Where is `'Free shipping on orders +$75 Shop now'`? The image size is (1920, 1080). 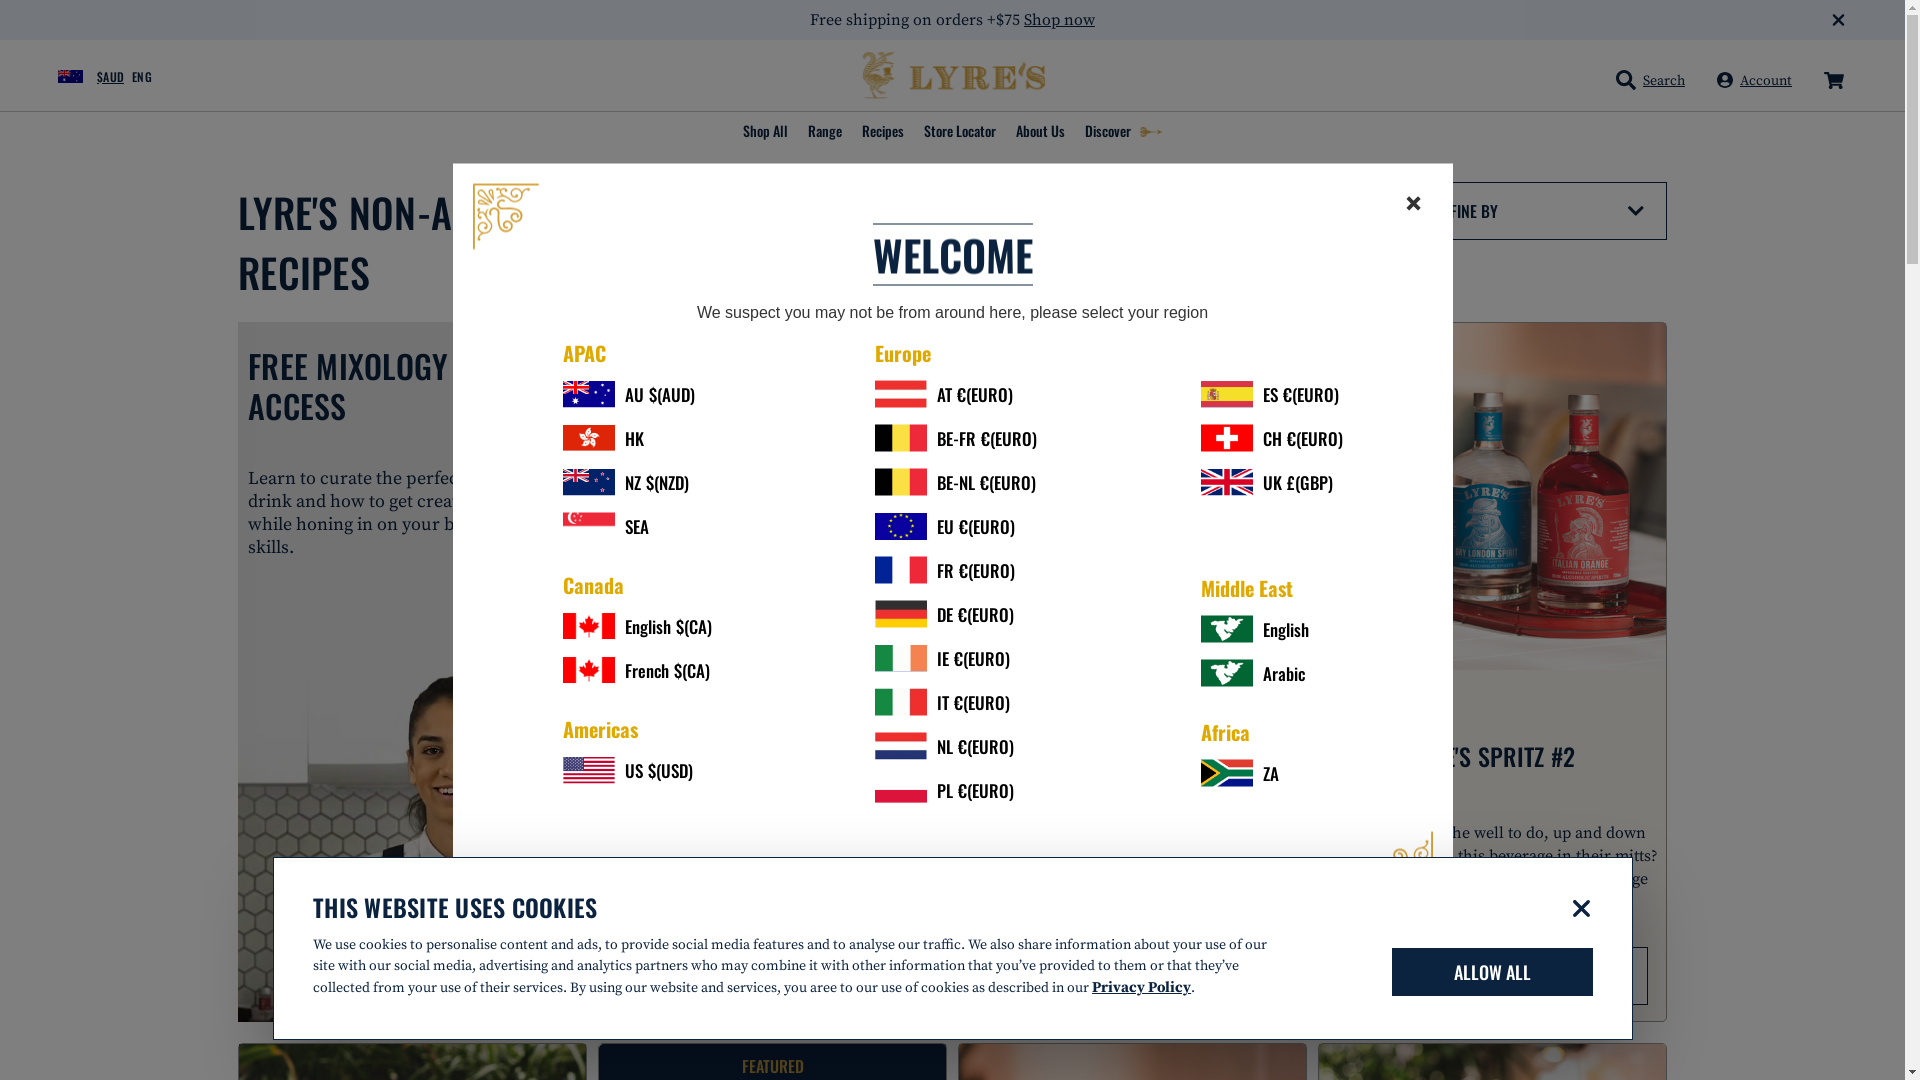
'Free shipping on orders +$75 Shop now' is located at coordinates (951, 19).